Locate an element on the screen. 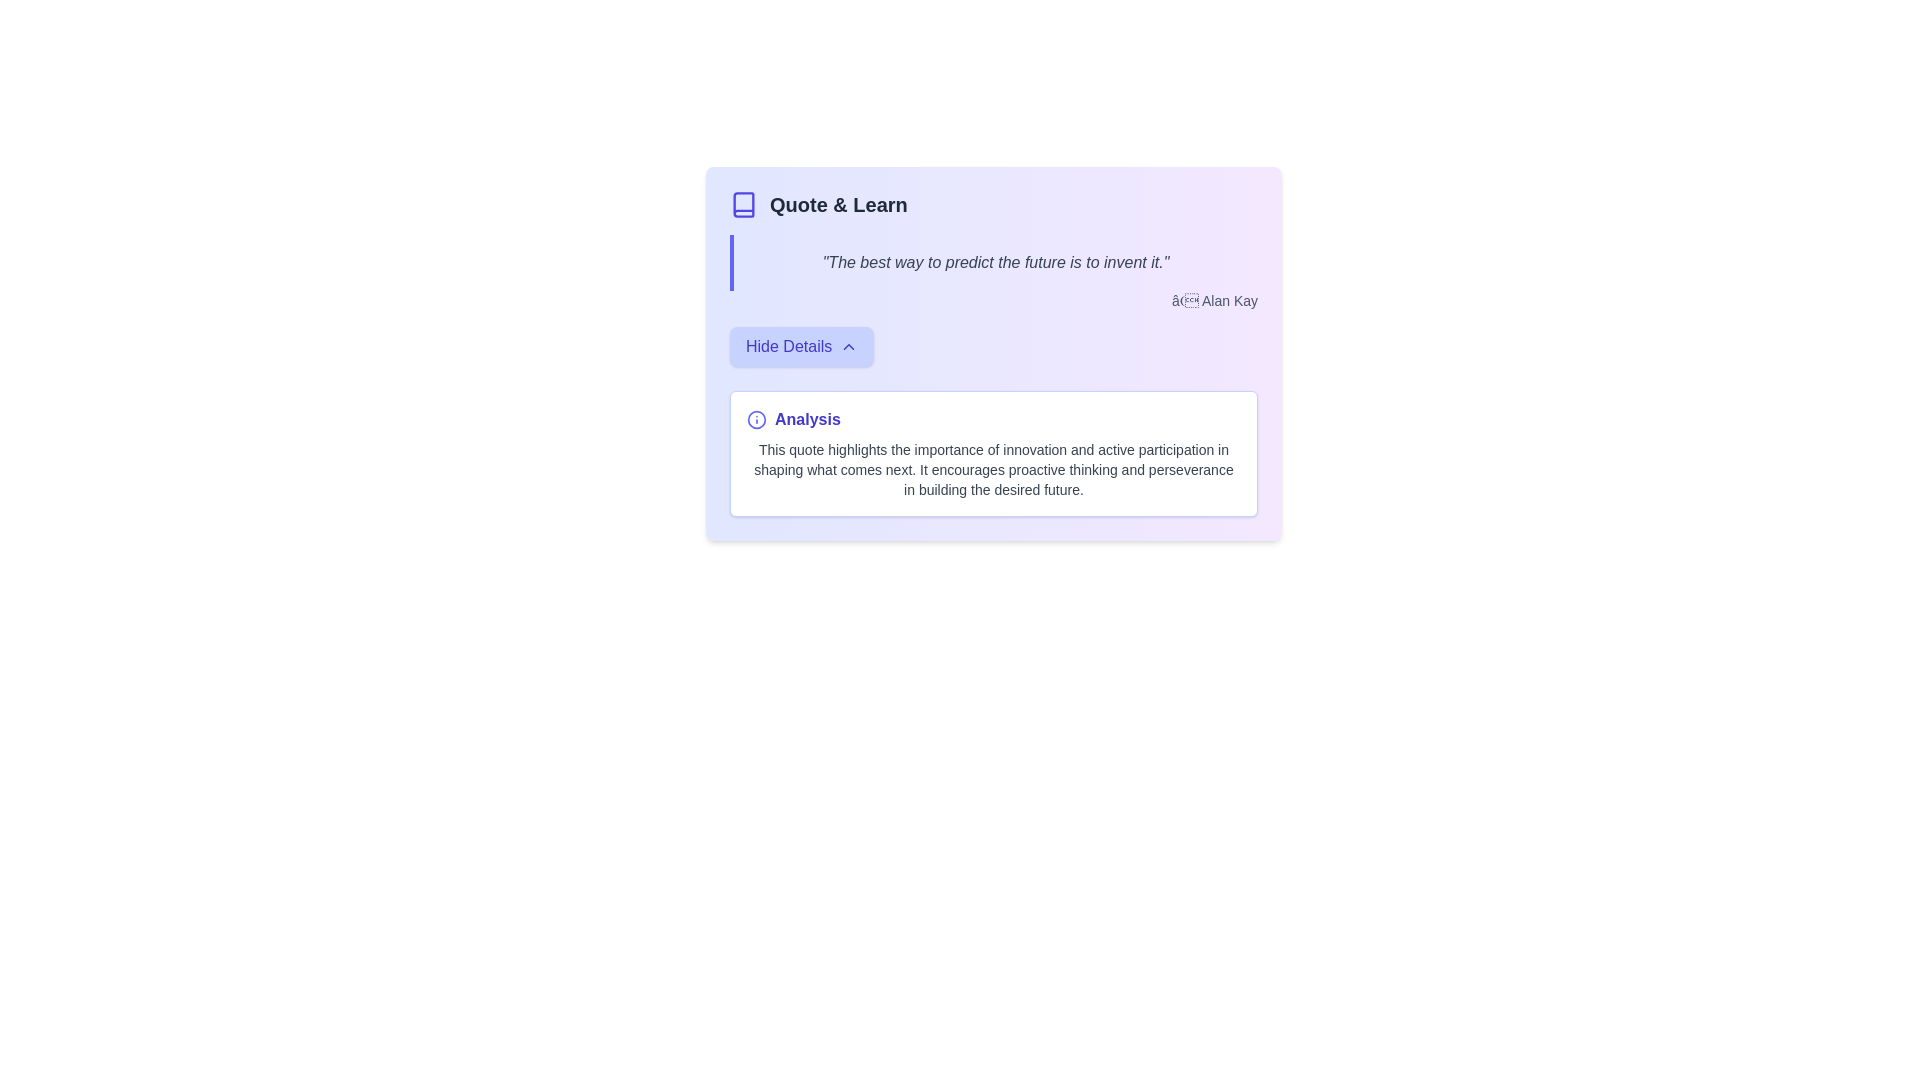  the SVG-based educational icon positioned to the left of the 'Quote & Learn' text is located at coordinates (743, 204).